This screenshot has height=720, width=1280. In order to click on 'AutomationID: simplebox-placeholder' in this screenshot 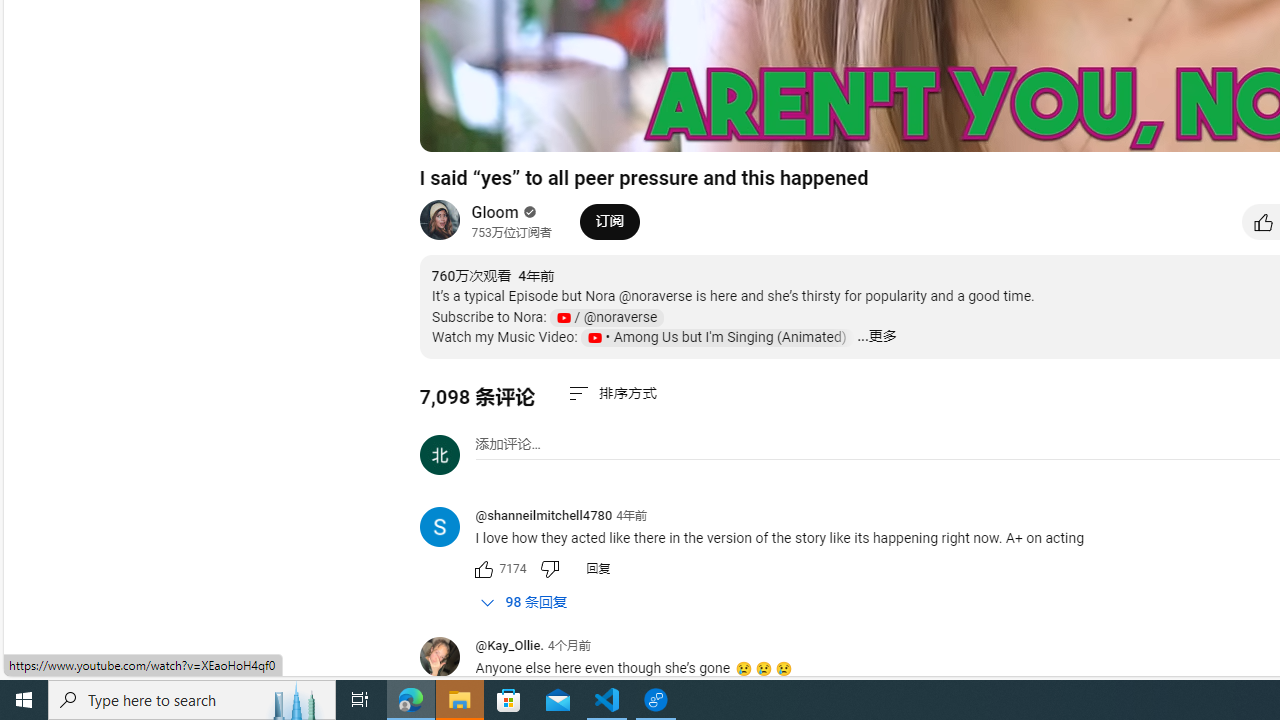, I will do `click(508, 443)`.